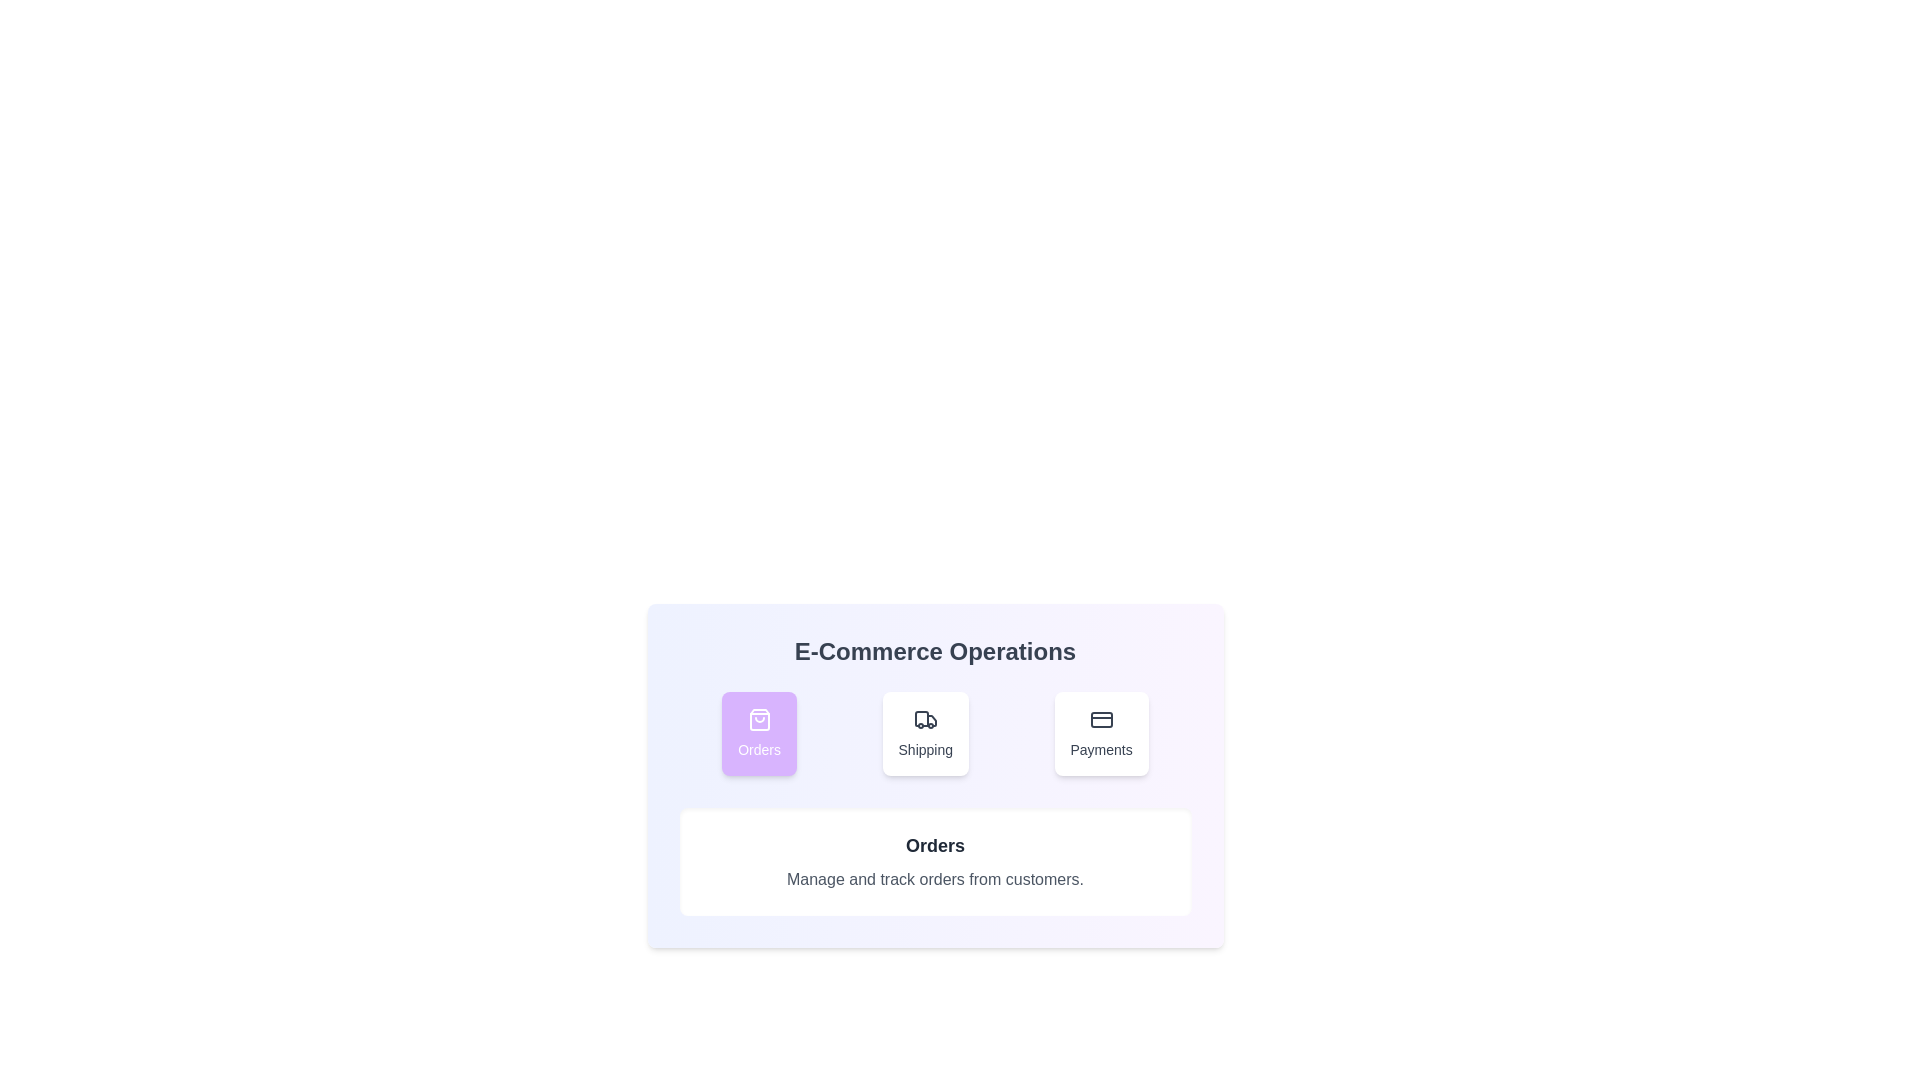 The width and height of the screenshot is (1920, 1080). I want to click on the decorative rectangle with a dark border and transparent fill, located within the 'Payments' card icon, positioned in the middle row as the third card from the left, so click(1100, 720).